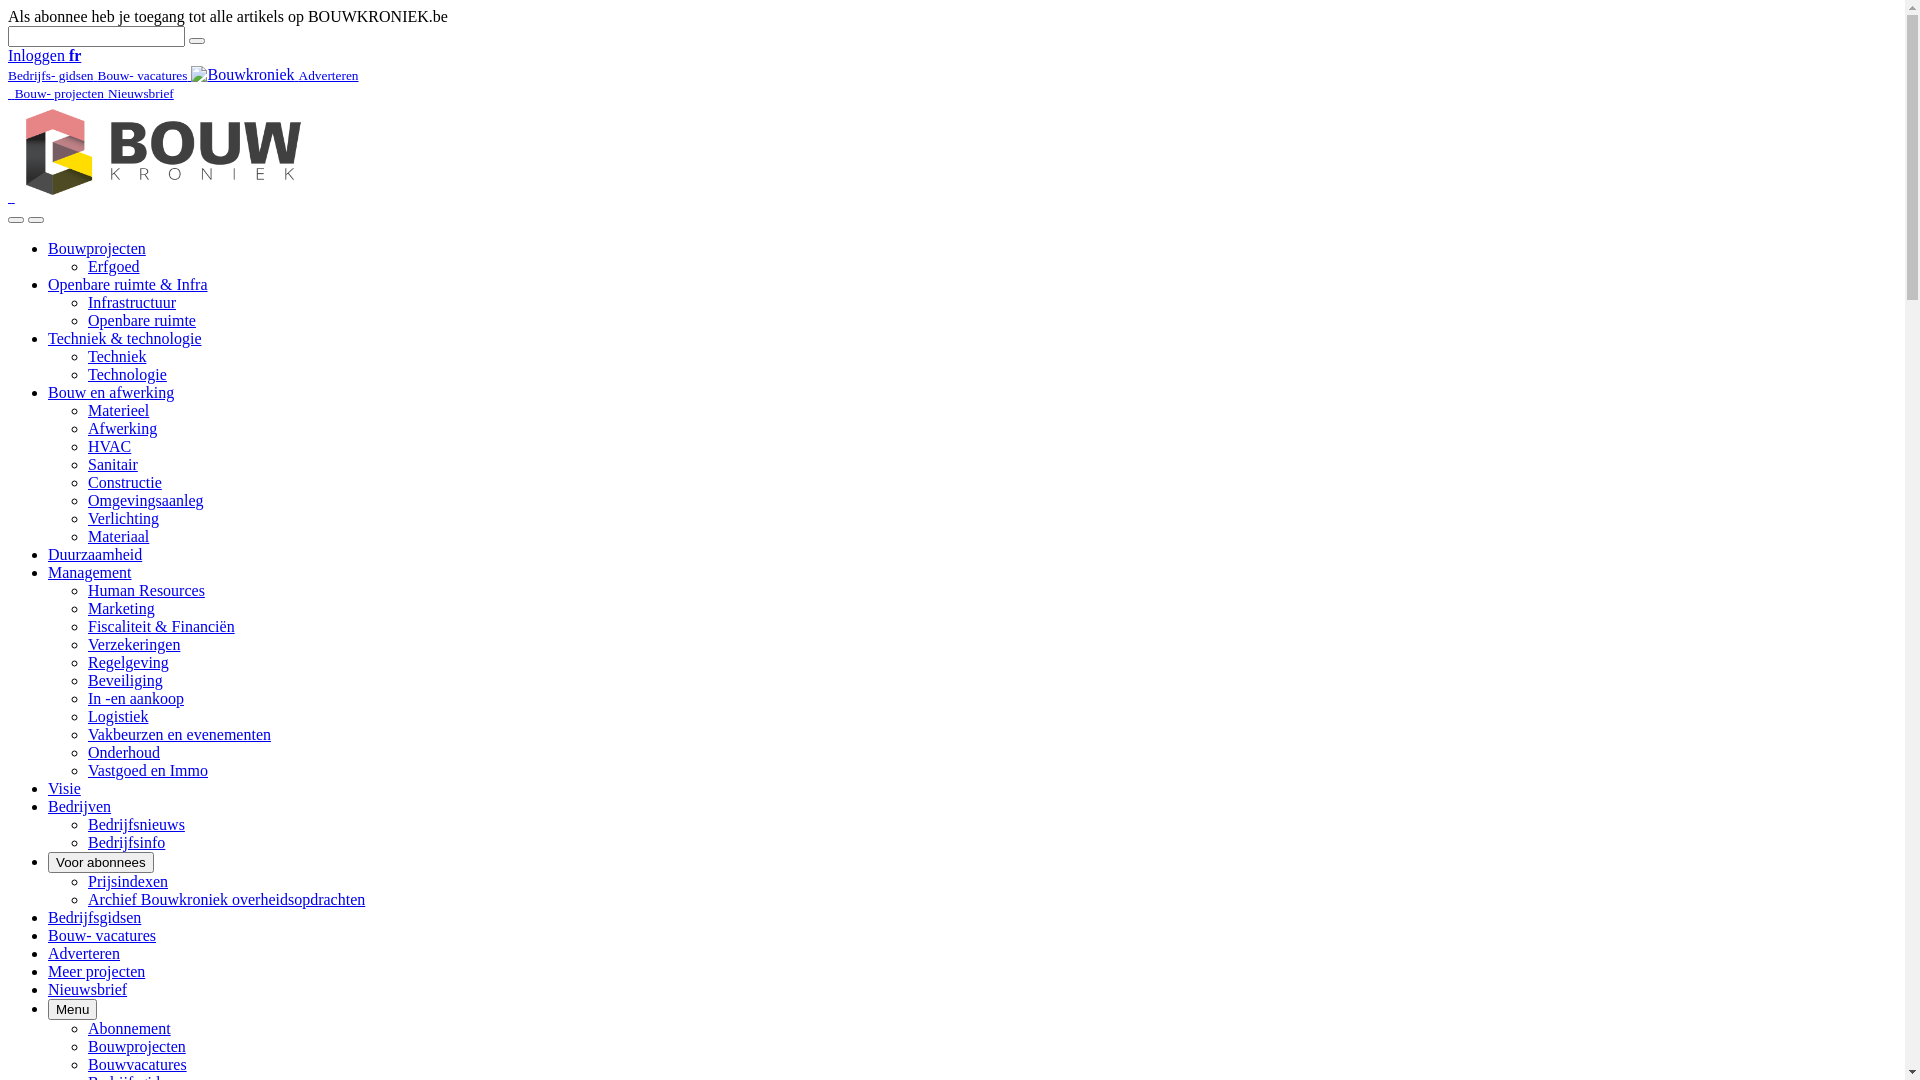 This screenshot has height=1080, width=1920. What do you see at coordinates (134, 697) in the screenshot?
I see `'In -en aankoop'` at bounding box center [134, 697].